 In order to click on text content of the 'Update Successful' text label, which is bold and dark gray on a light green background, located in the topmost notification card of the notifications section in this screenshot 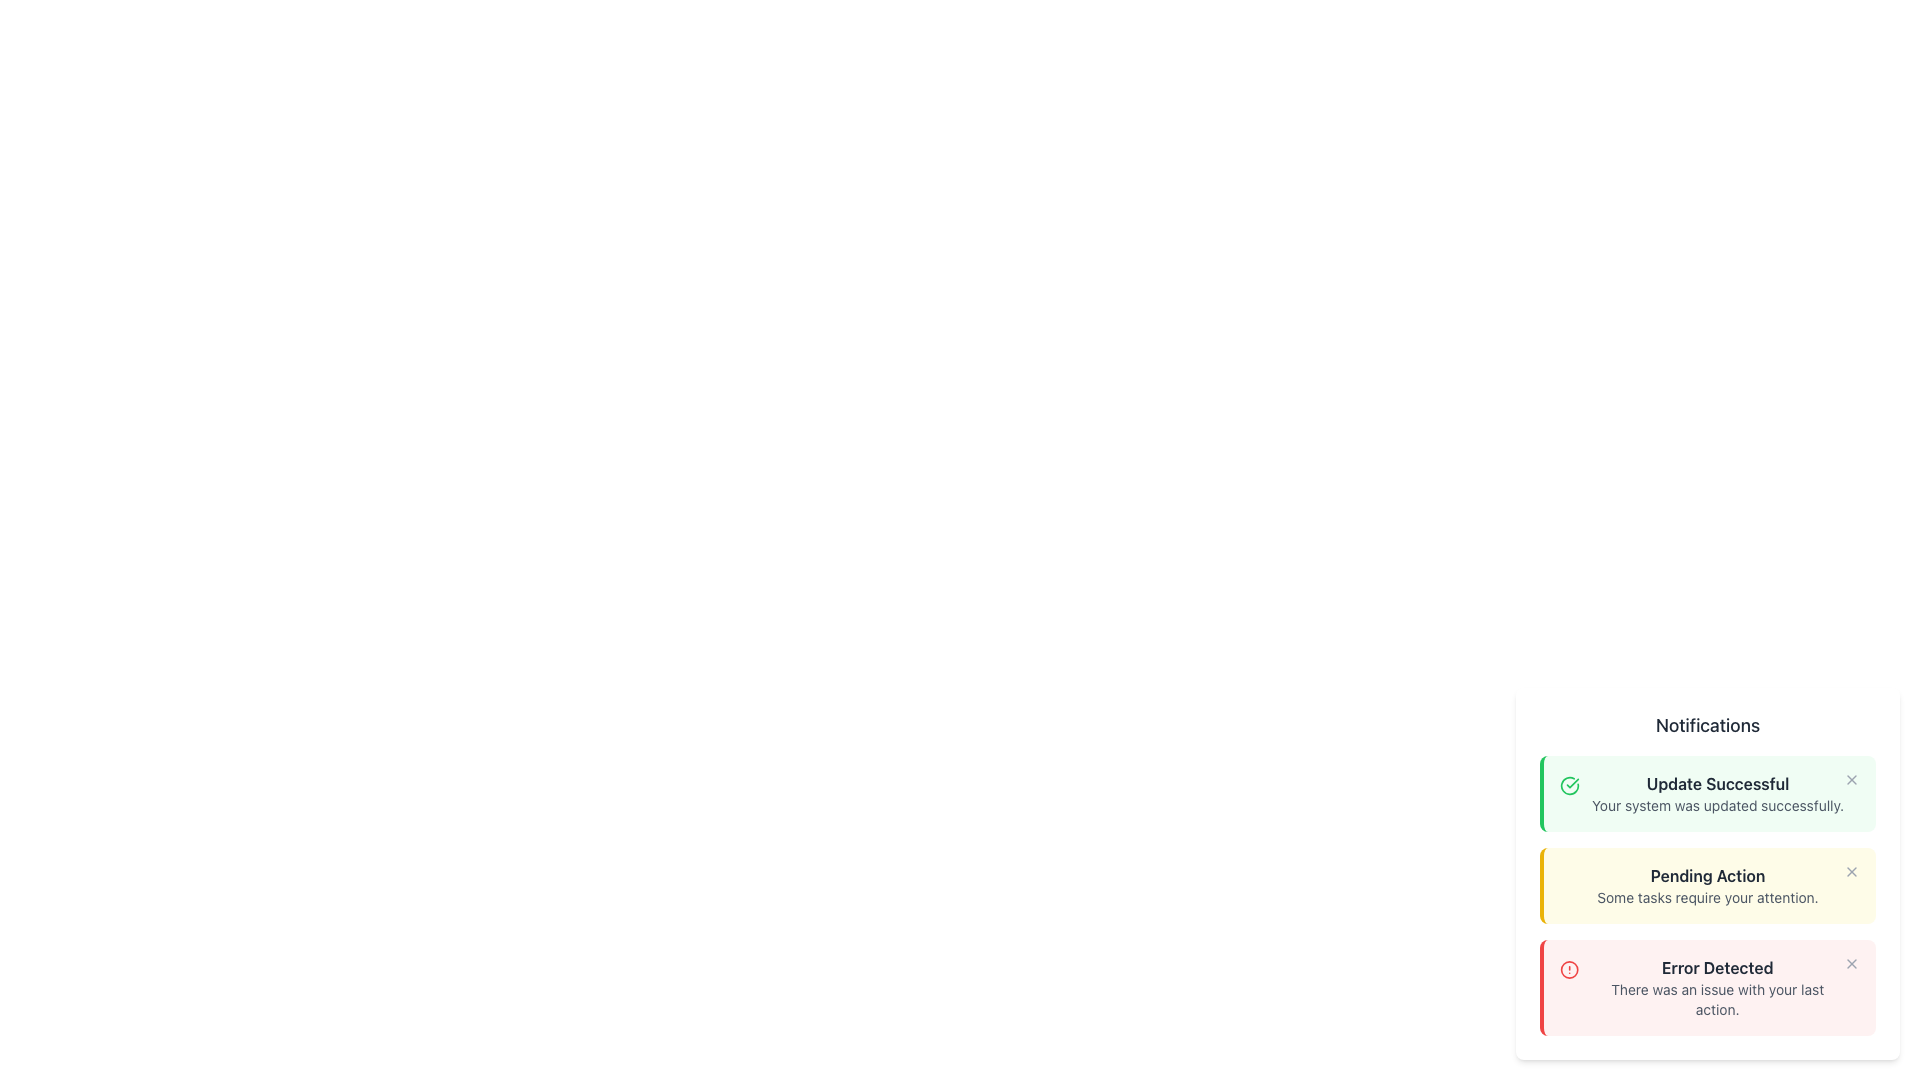, I will do `click(1717, 782)`.